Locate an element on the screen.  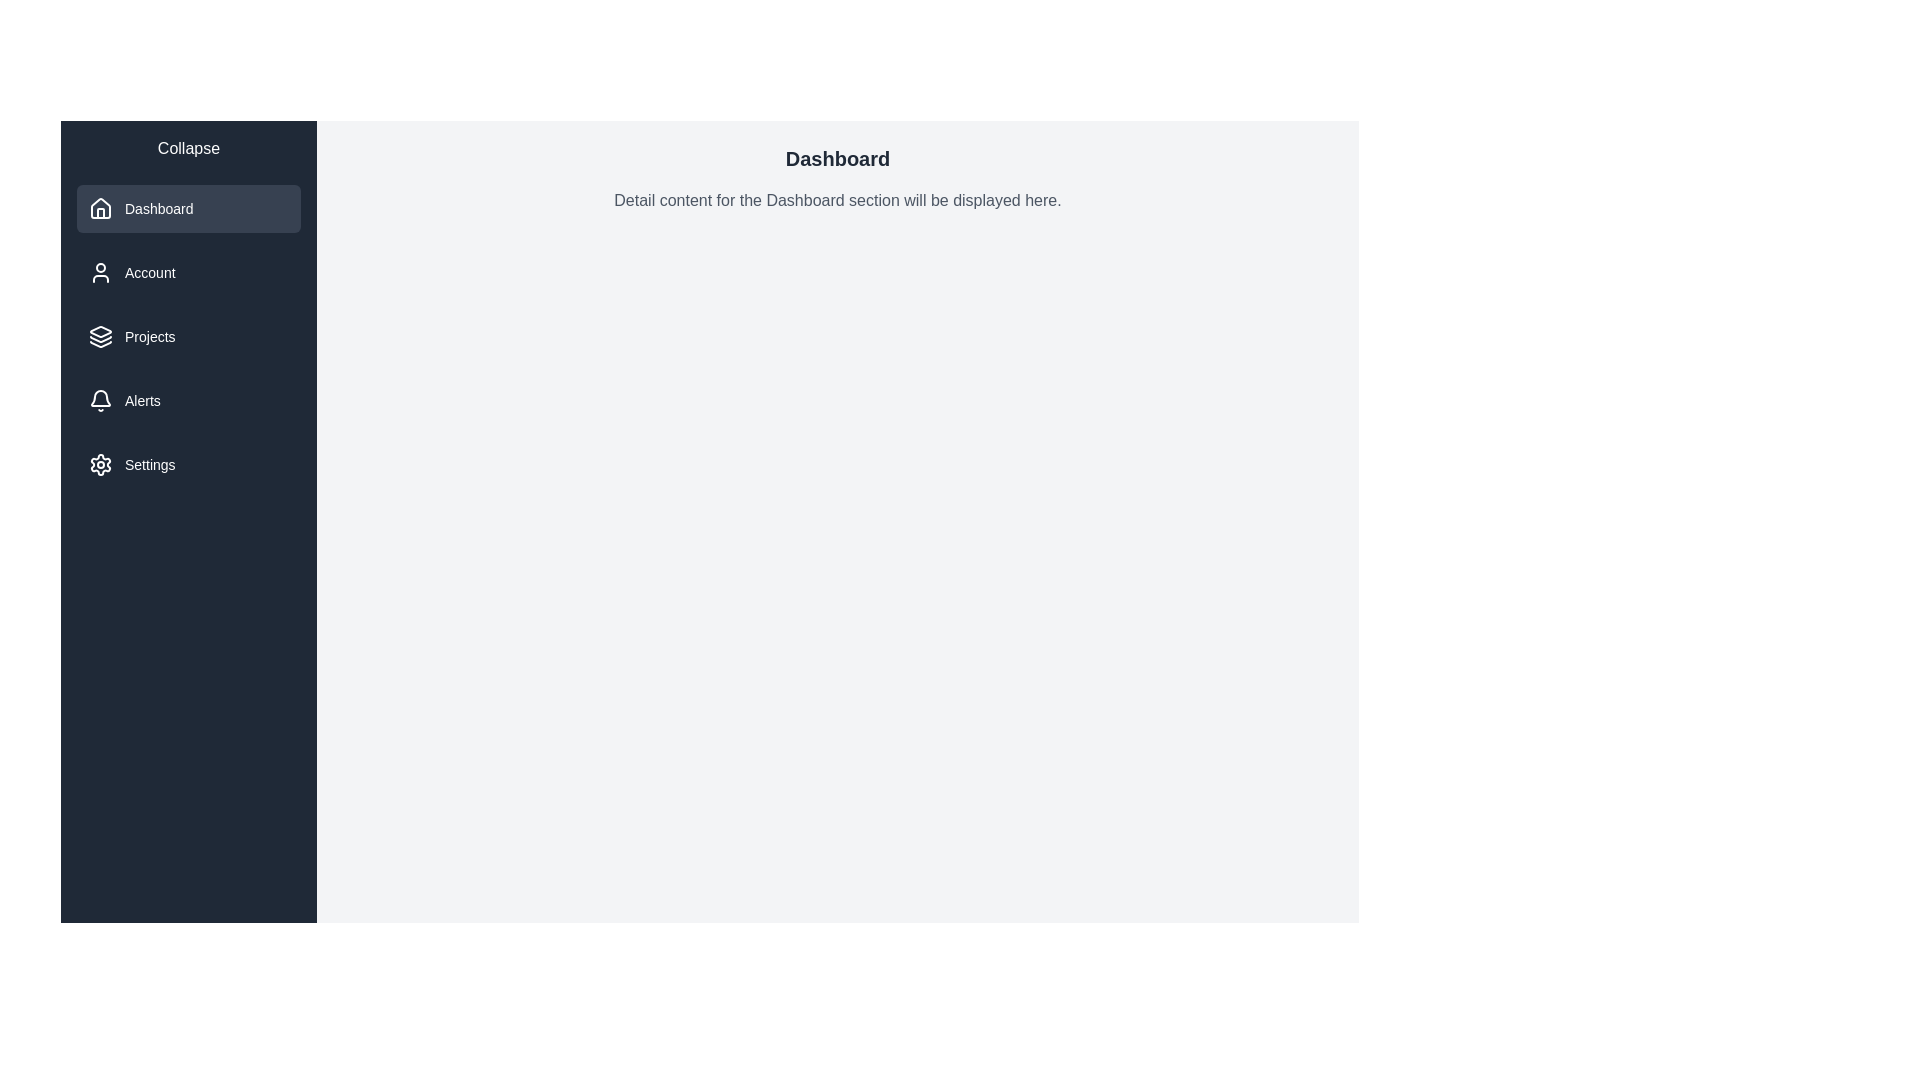
the menu item labeled Projects to display its related content is located at coordinates (188, 335).